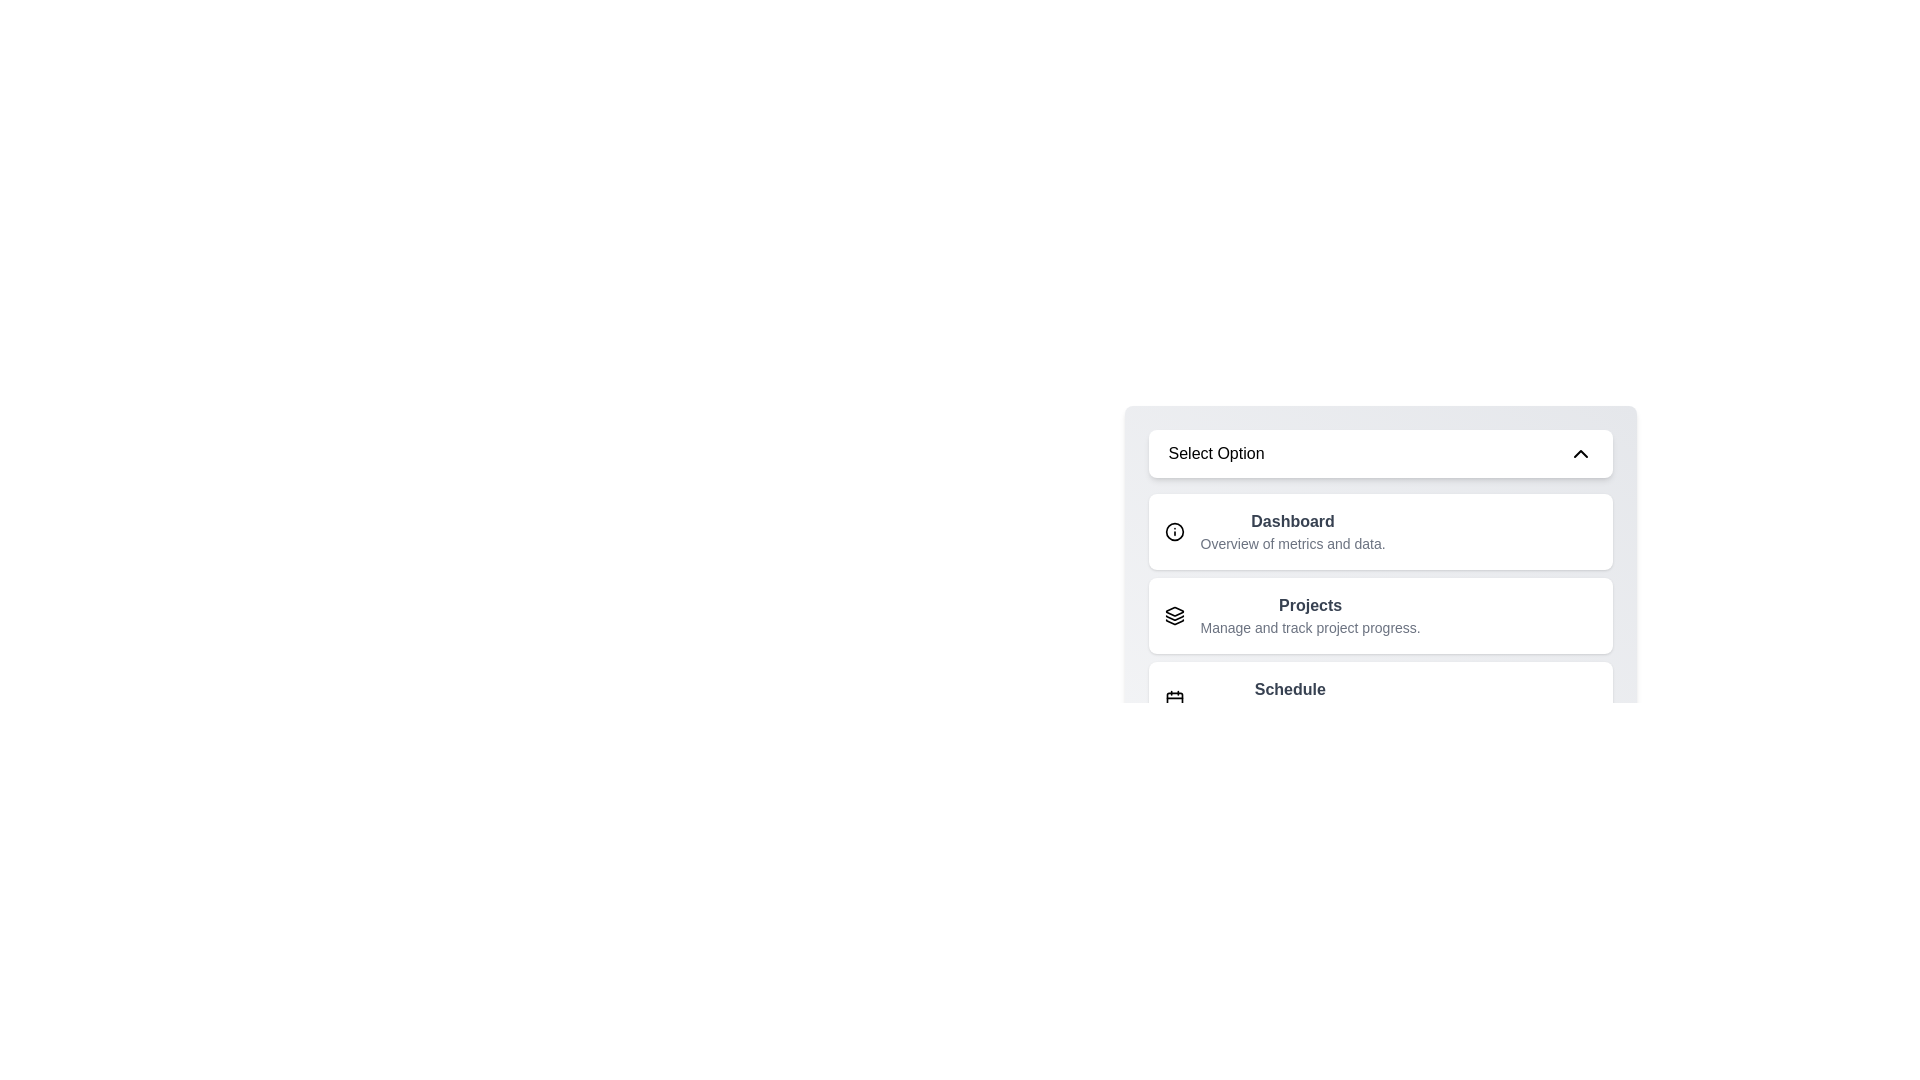  Describe the element at coordinates (1379, 698) in the screenshot. I see `the option Schedule from the dropdown menu` at that location.